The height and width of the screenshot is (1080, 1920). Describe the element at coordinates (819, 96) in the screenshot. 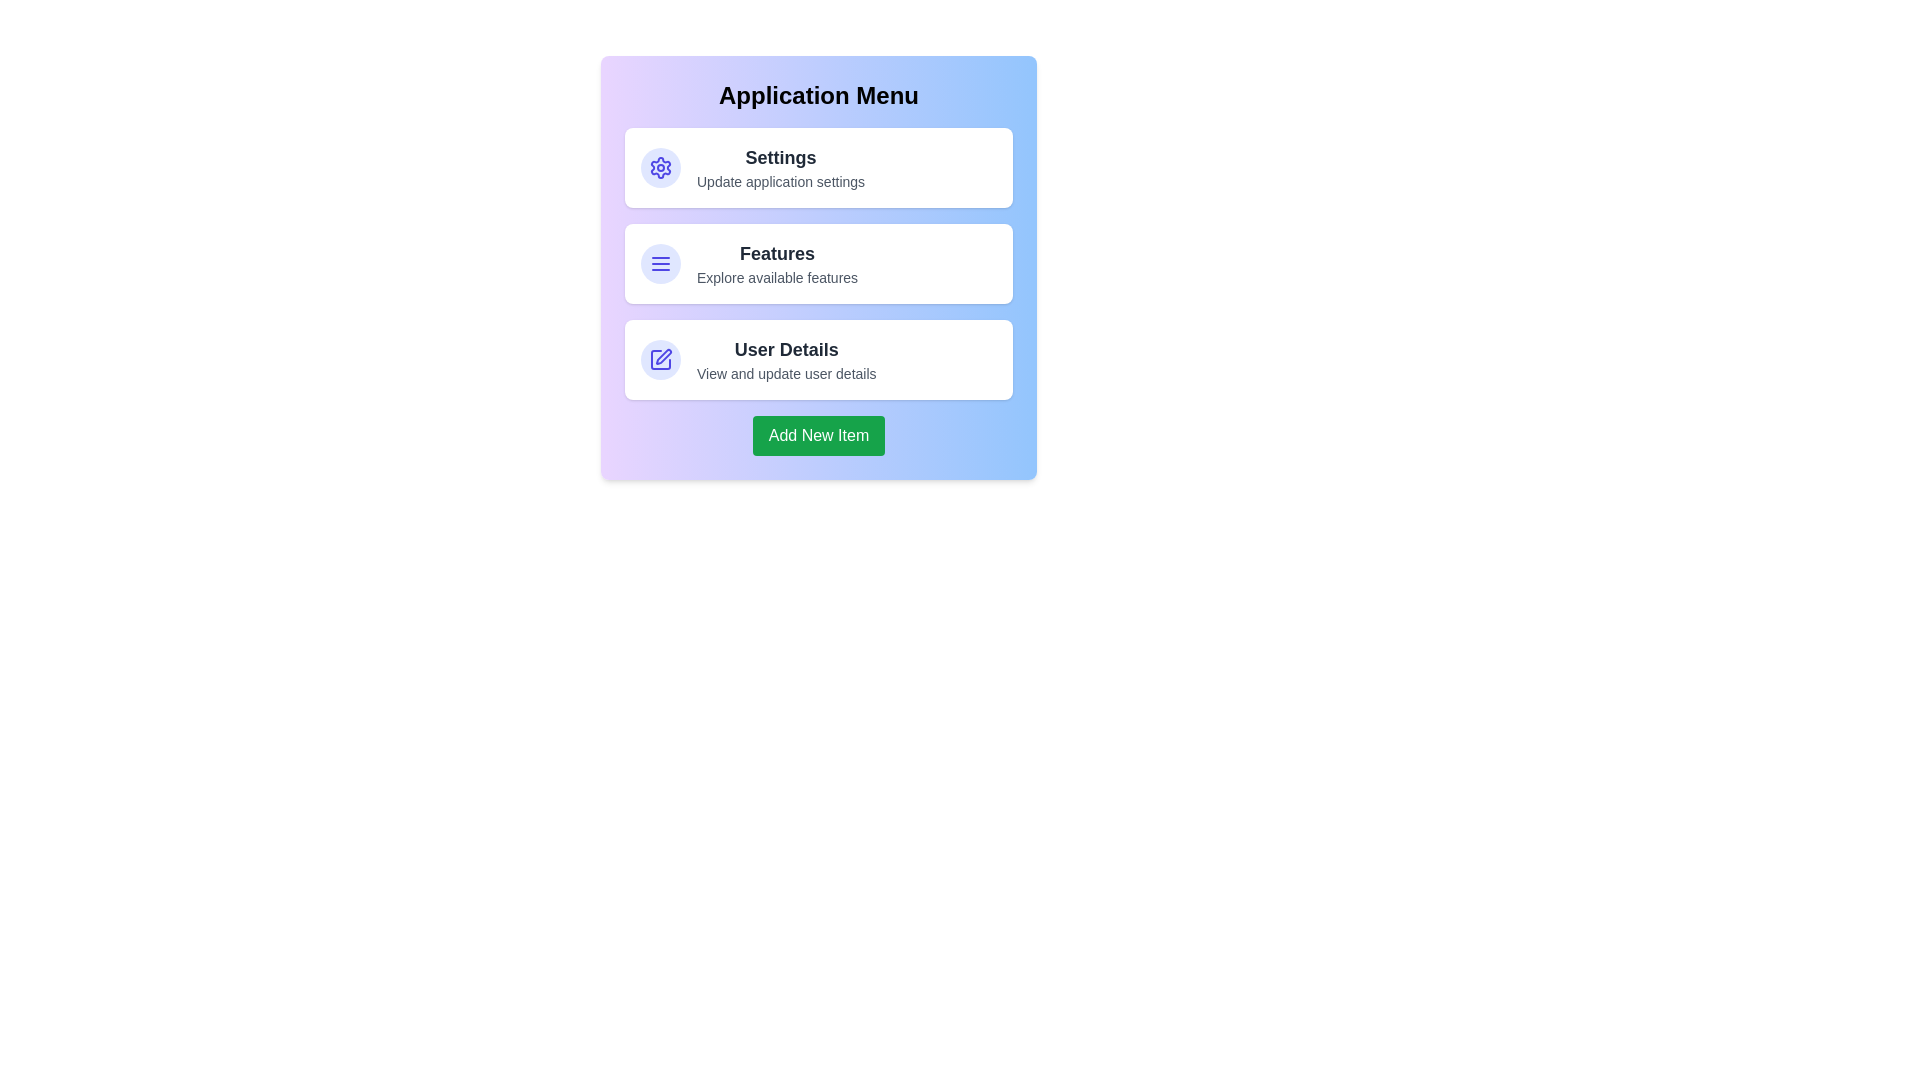

I see `the title text 'Application Menu'` at that location.